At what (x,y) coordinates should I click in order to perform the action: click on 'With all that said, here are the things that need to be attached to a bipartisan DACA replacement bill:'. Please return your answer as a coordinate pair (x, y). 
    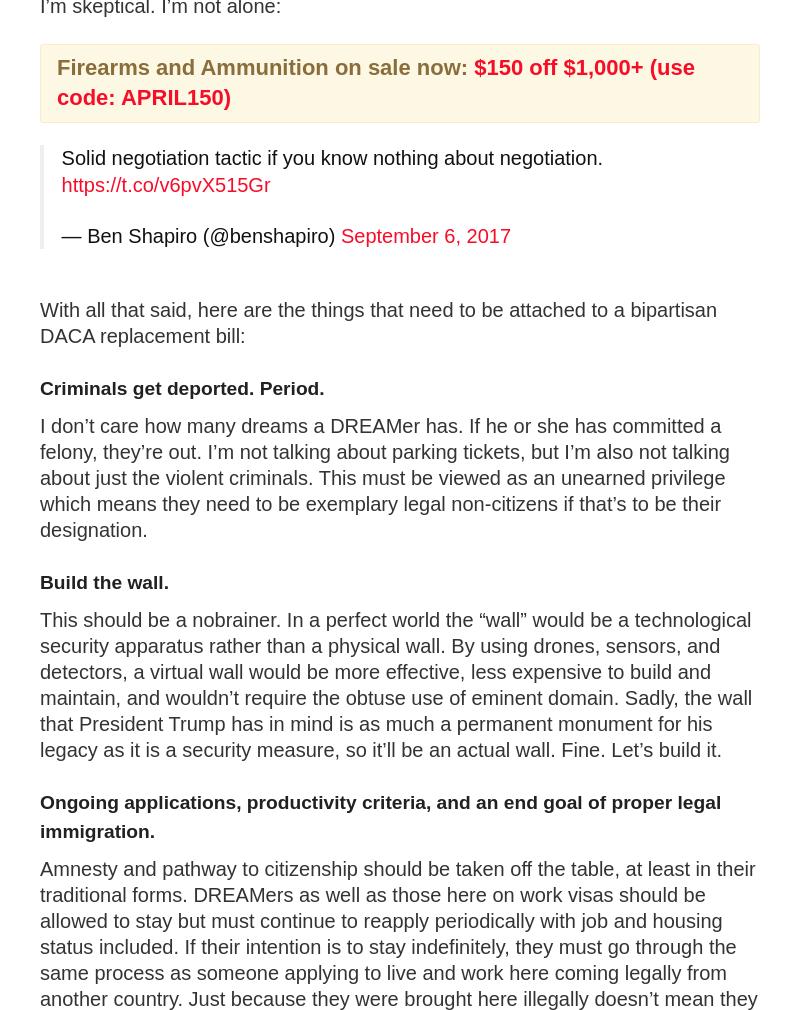
    Looking at the image, I should click on (39, 322).